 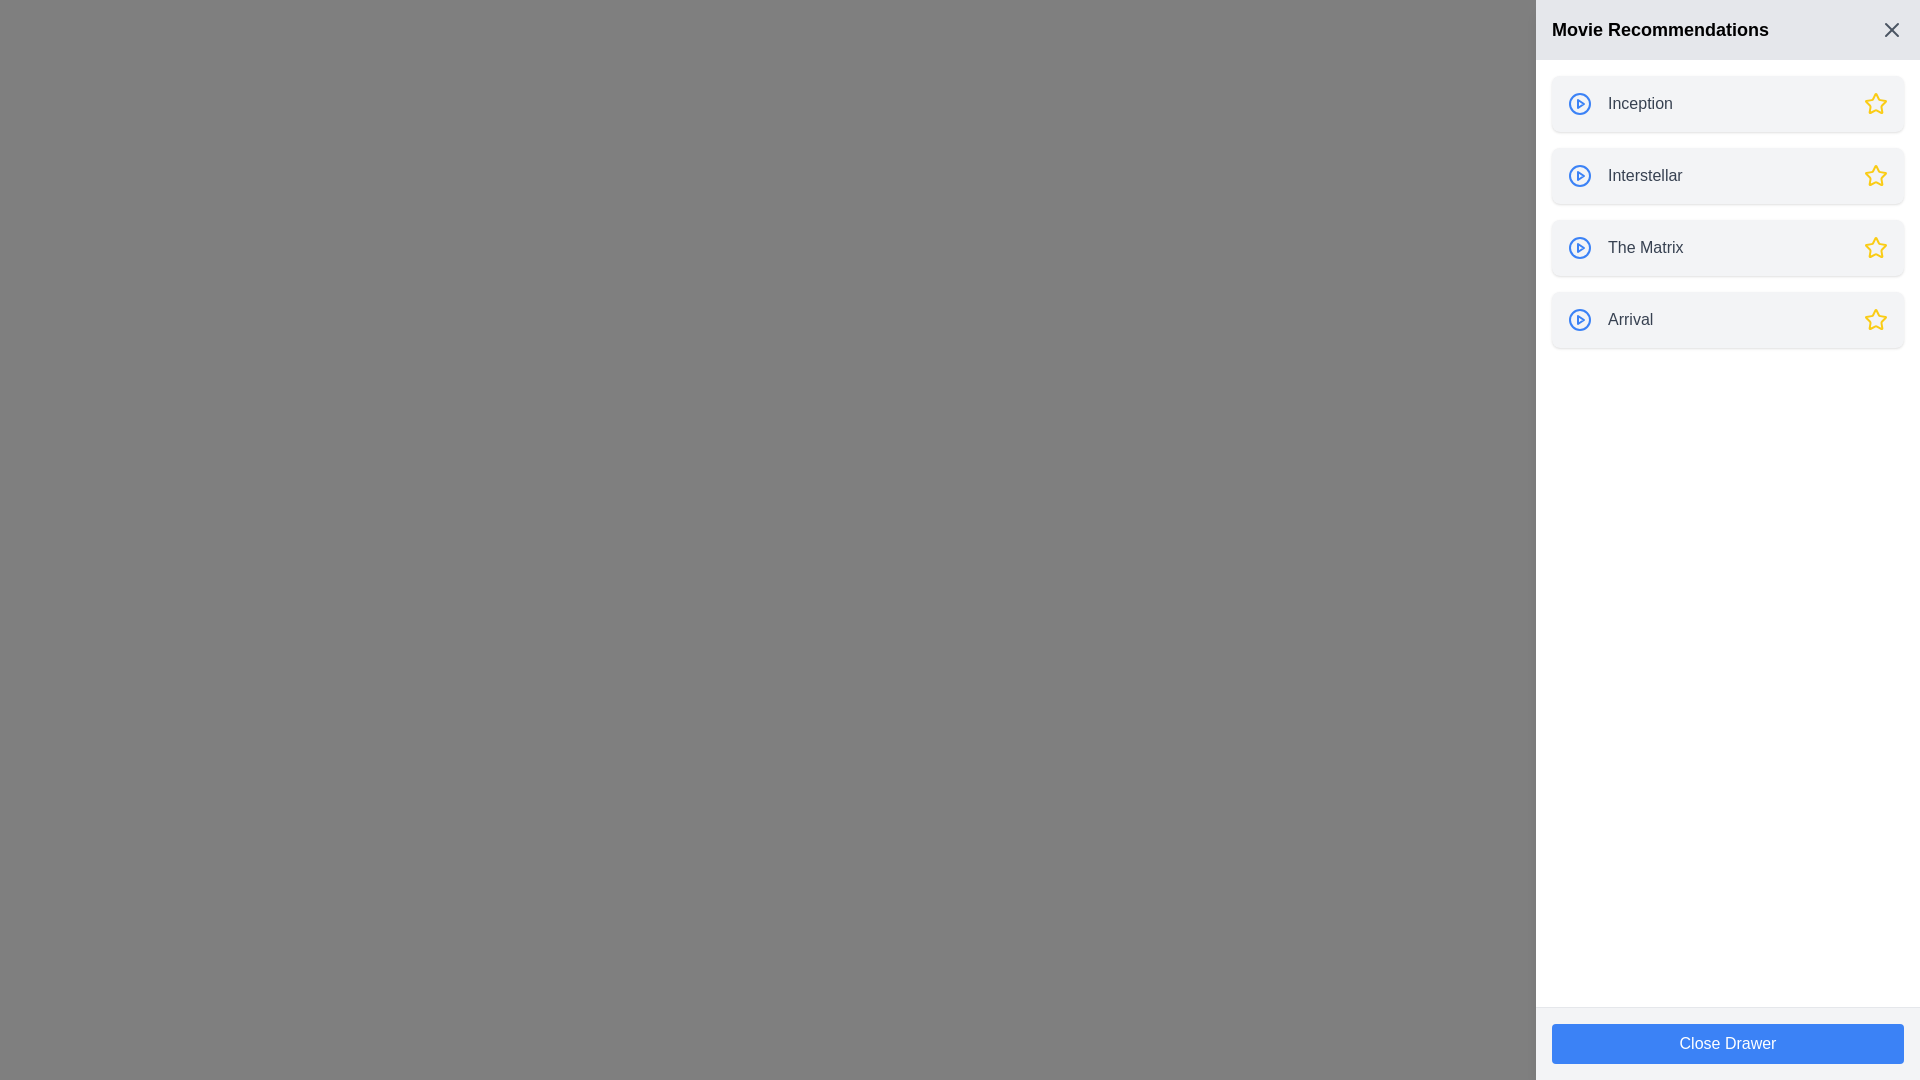 What do you see at coordinates (1578, 319) in the screenshot?
I see `the circular blue outlined play button with a triangular icon located to the left of the 'Arrival' label in the right side panel` at bounding box center [1578, 319].